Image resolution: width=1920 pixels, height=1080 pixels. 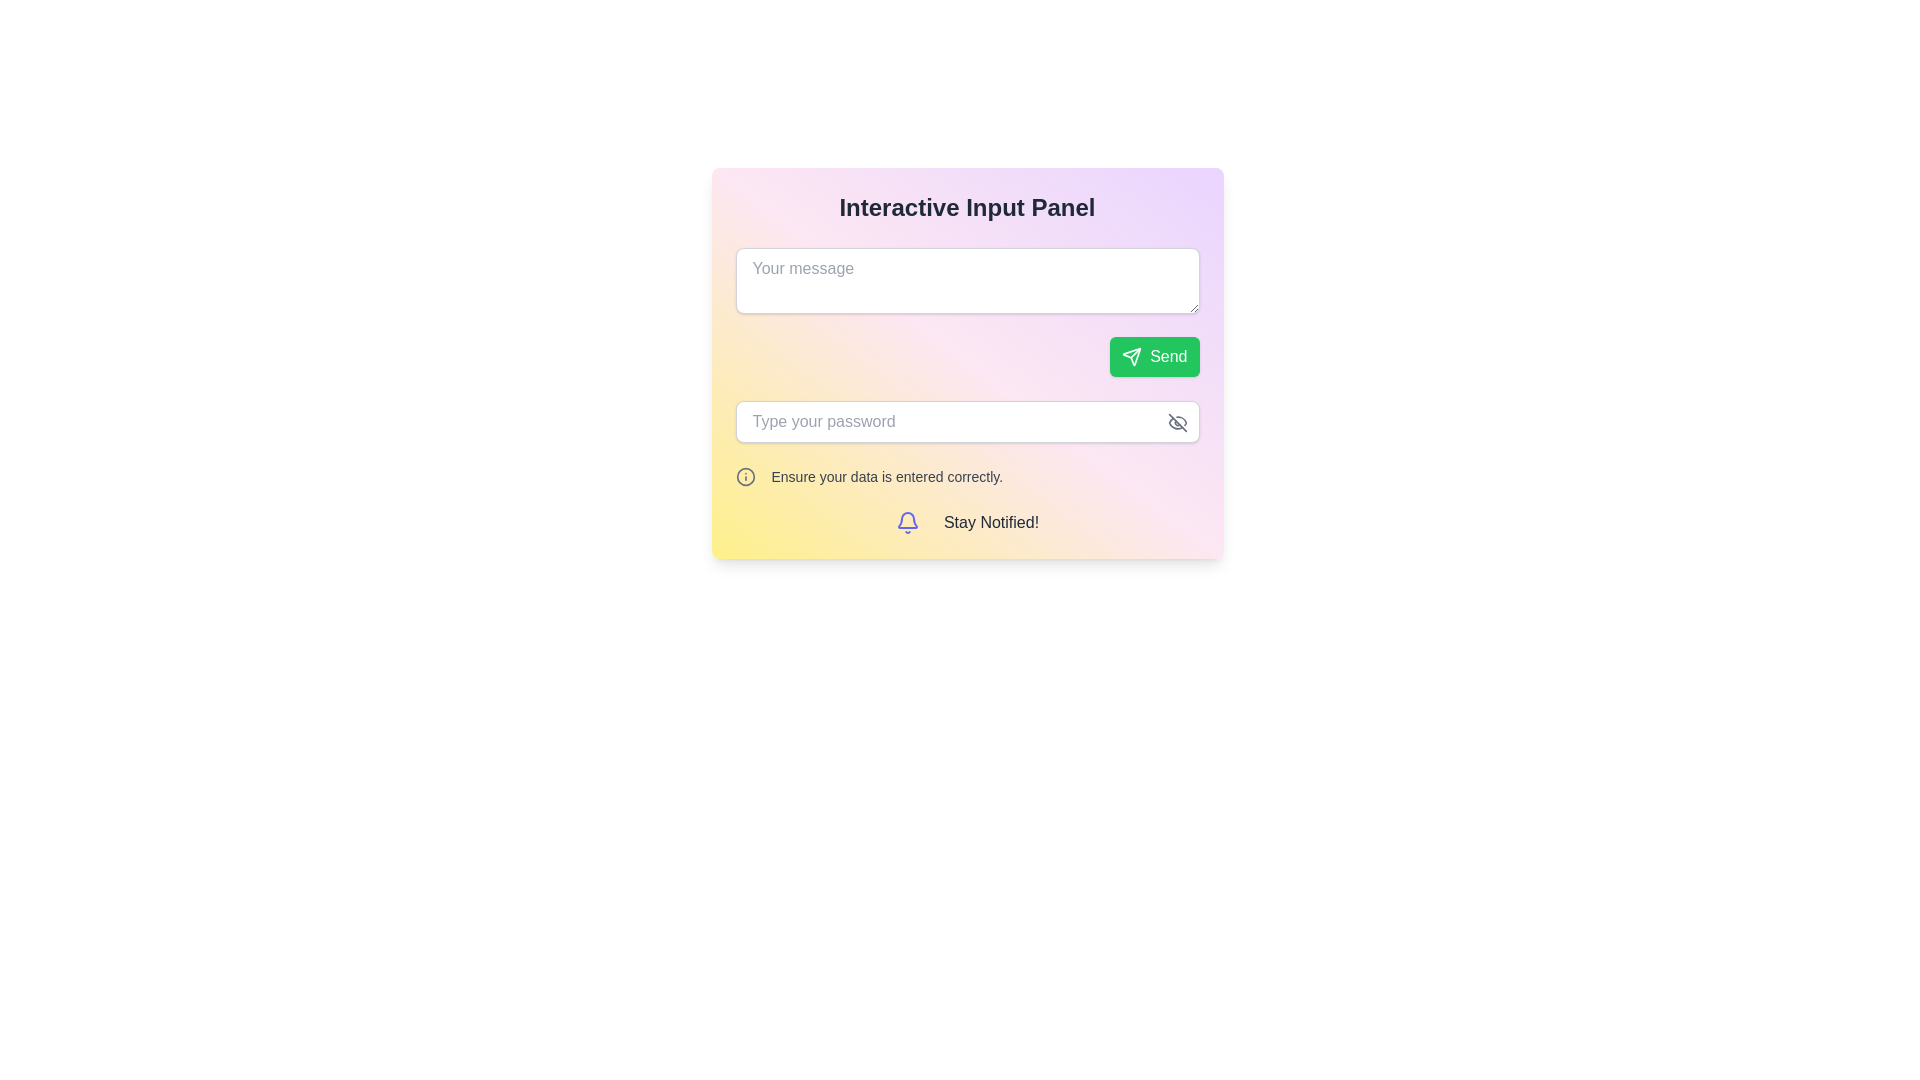 I want to click on text label that serves as a descriptor for the adjacent bell icon, located at the bottom of the interactive panel and positioned to the right of the bell icon, so click(x=991, y=522).